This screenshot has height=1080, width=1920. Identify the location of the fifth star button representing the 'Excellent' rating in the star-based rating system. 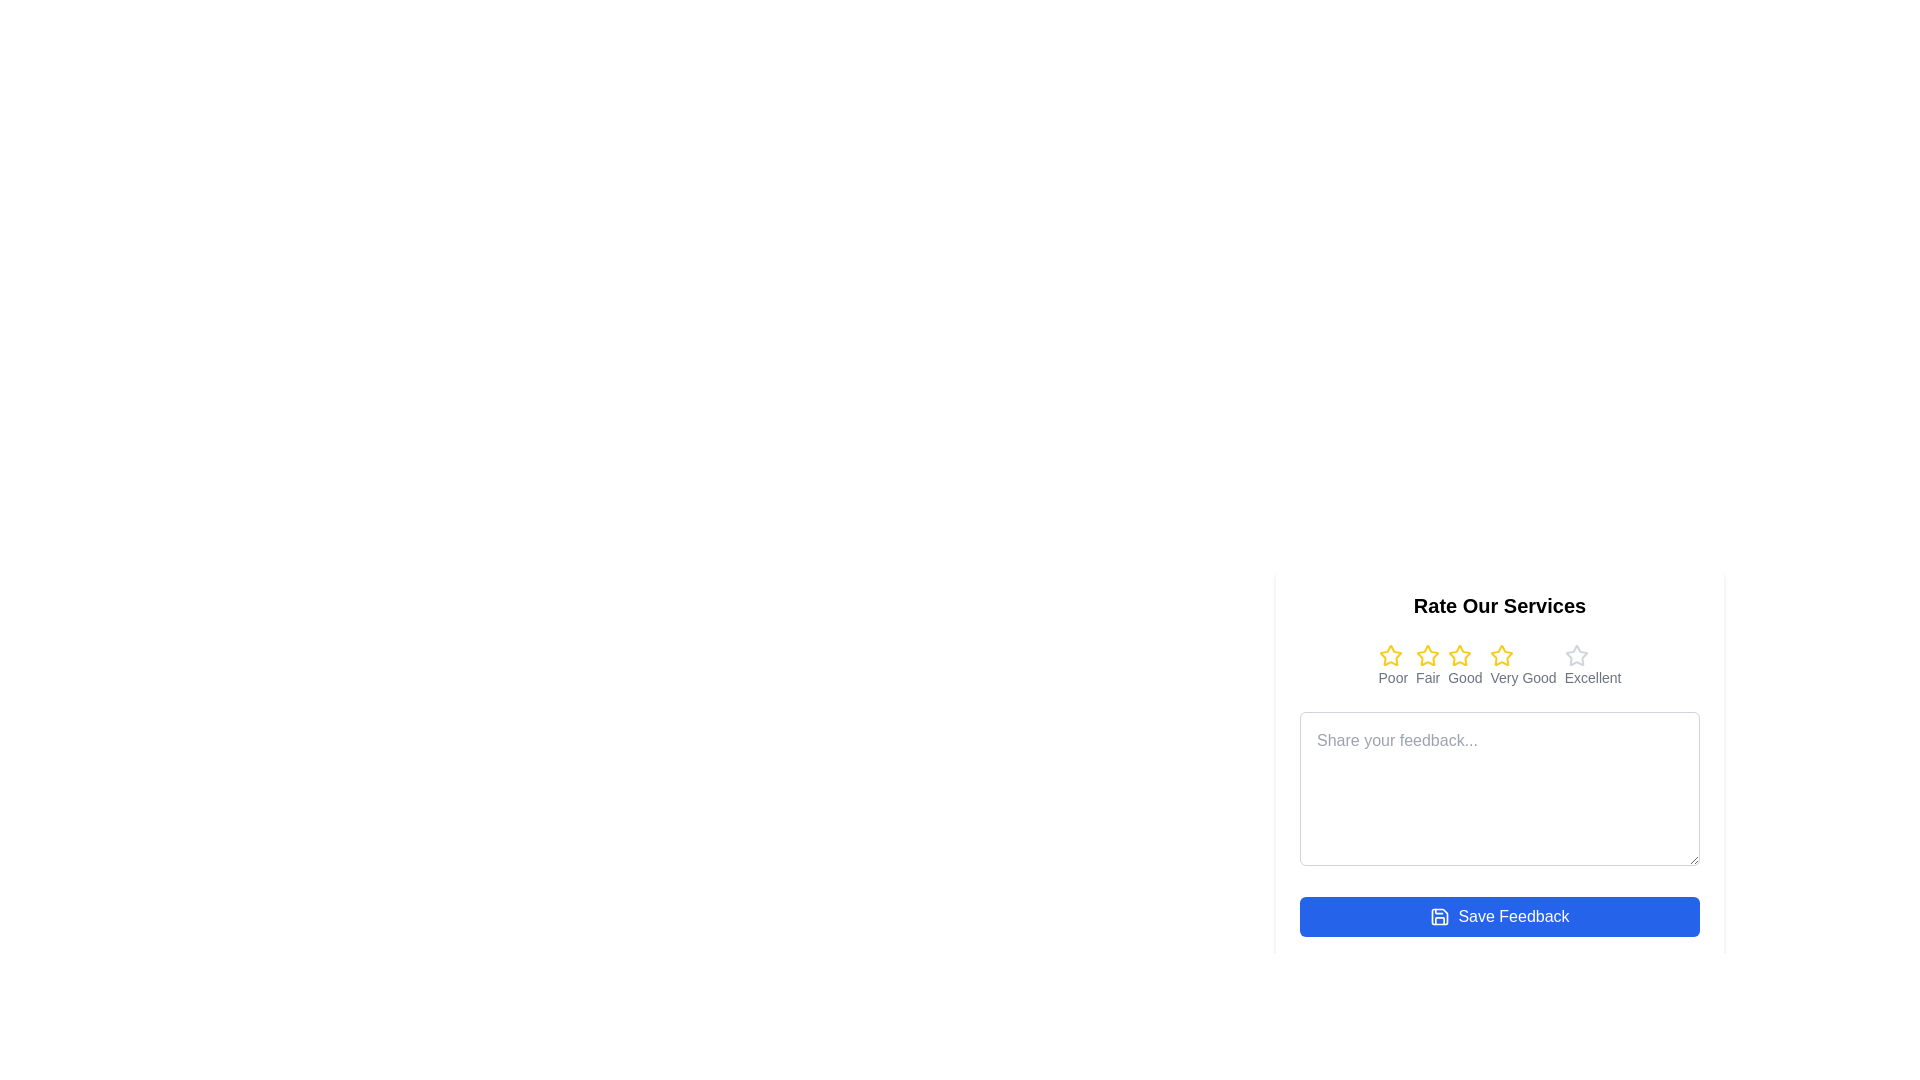
(1575, 655).